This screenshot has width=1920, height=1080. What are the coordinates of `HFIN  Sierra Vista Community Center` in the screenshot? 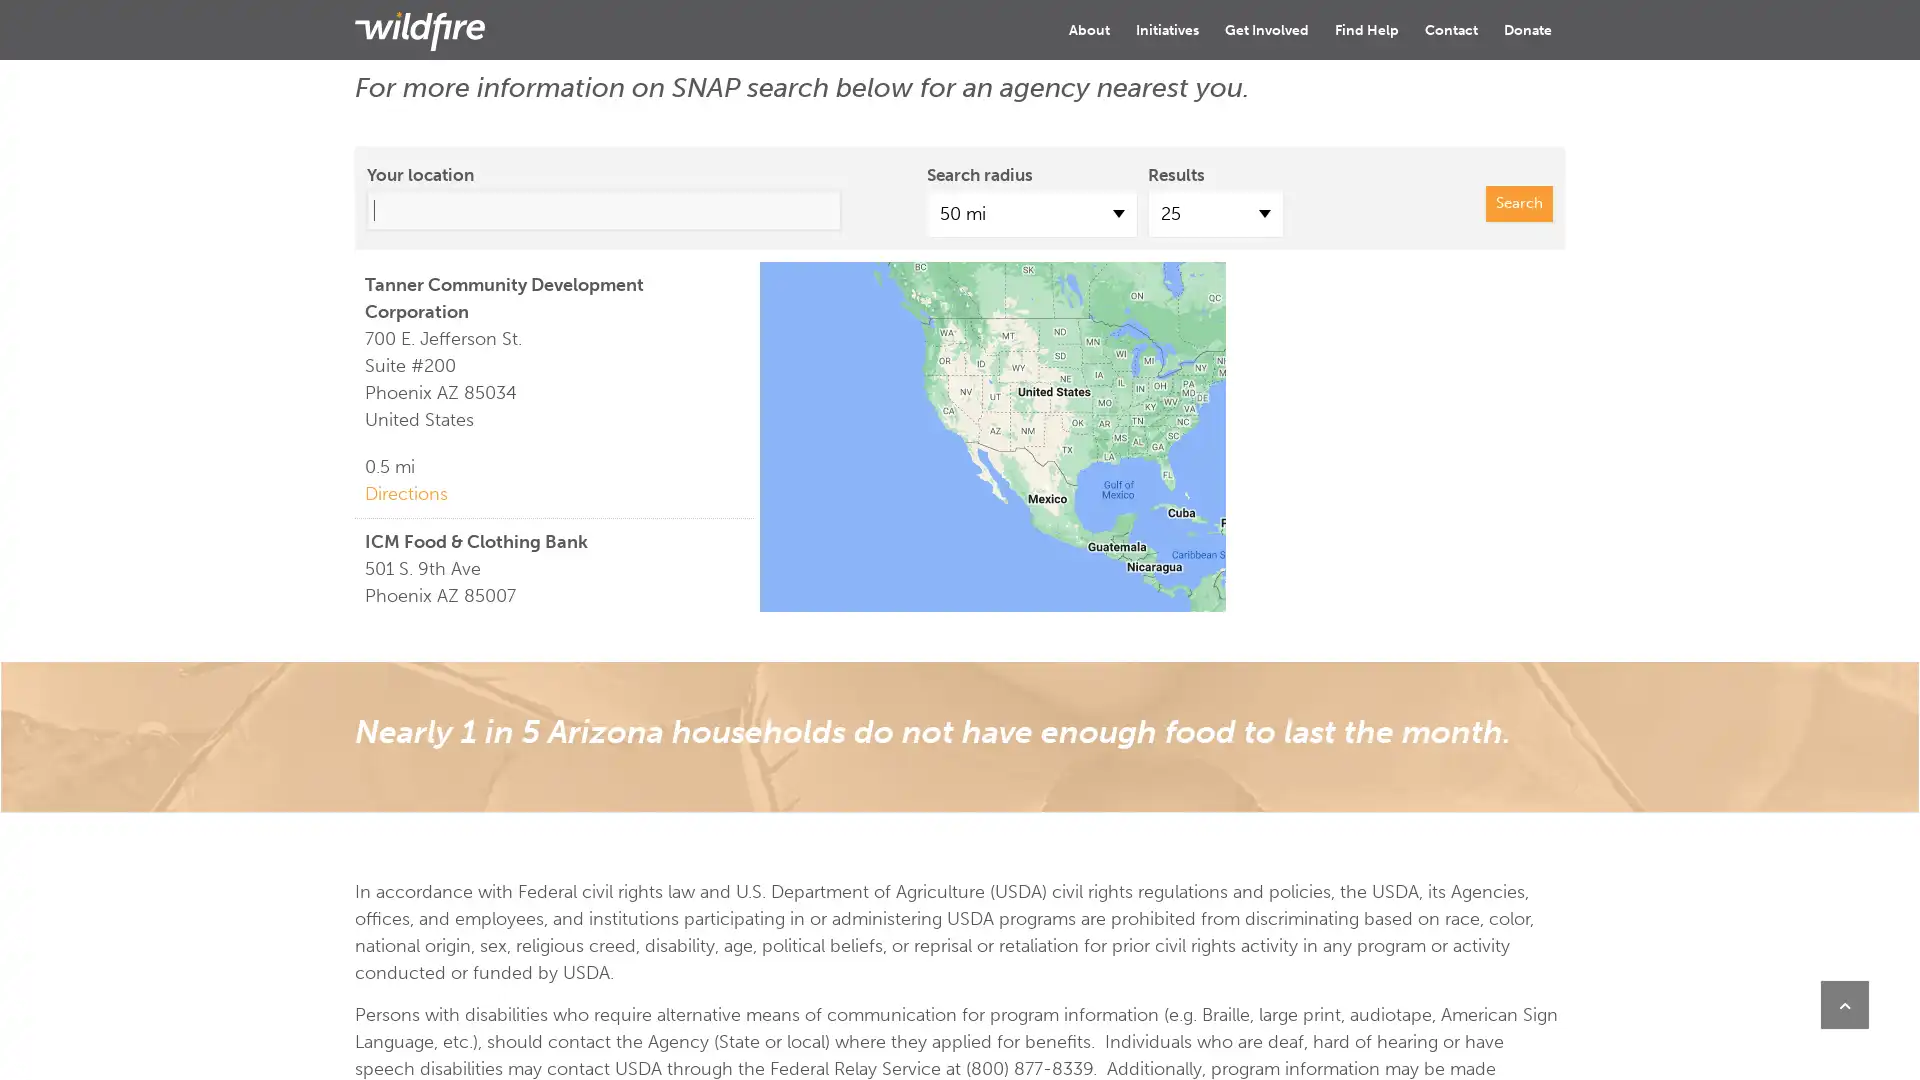 It's located at (1174, 475).